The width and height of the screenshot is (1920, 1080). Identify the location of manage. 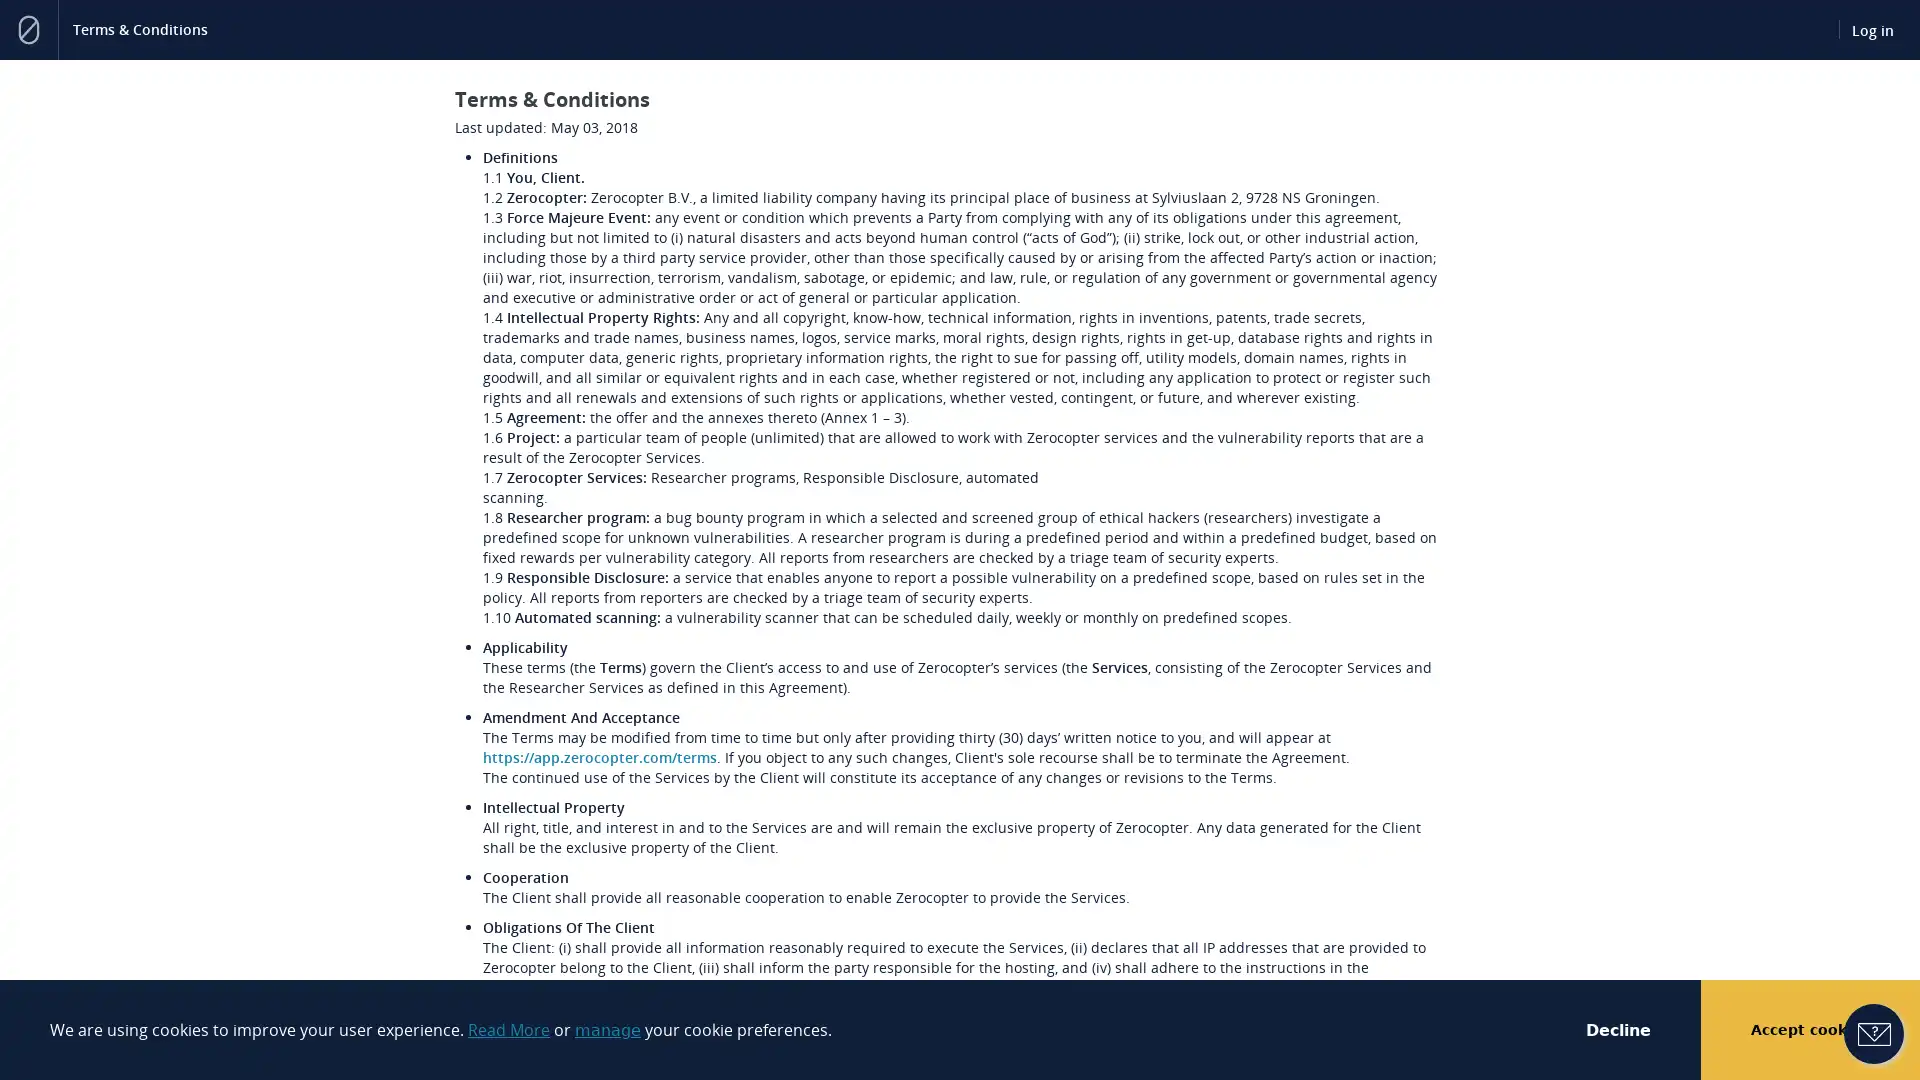
(607, 1030).